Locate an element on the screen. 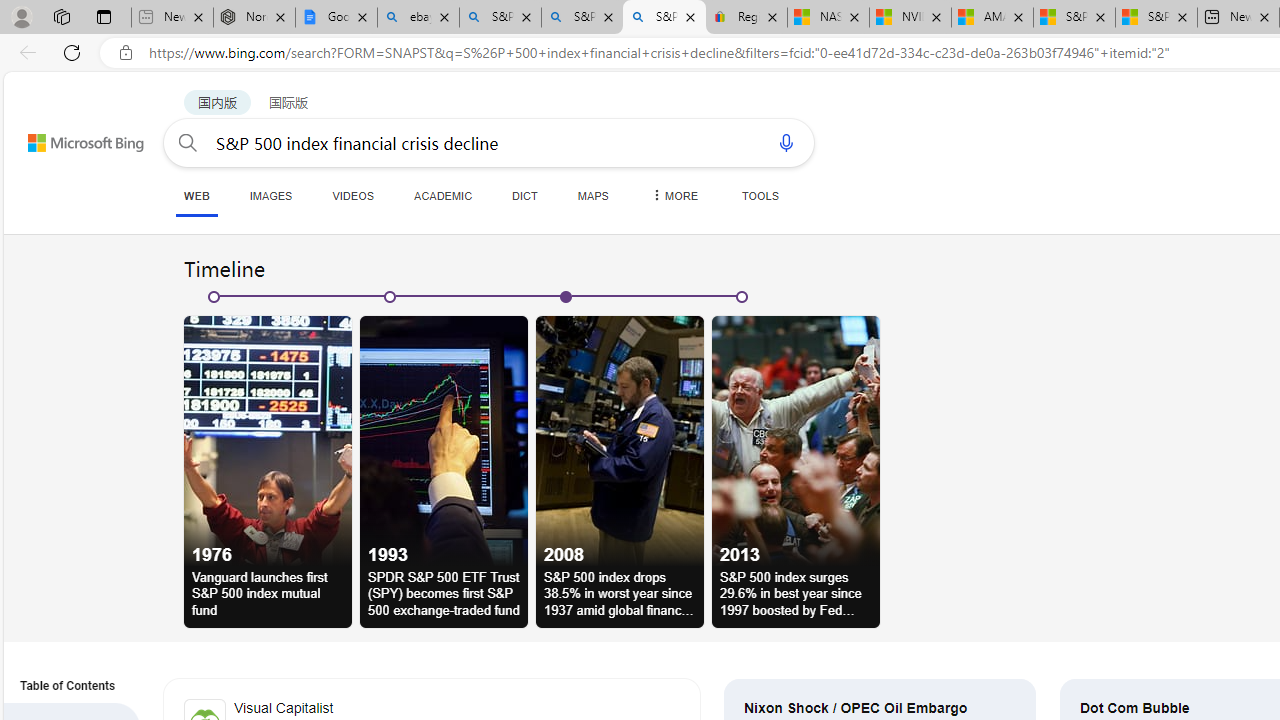 The height and width of the screenshot is (720, 1280). 'Skip to content' is located at coordinates (64, 133).